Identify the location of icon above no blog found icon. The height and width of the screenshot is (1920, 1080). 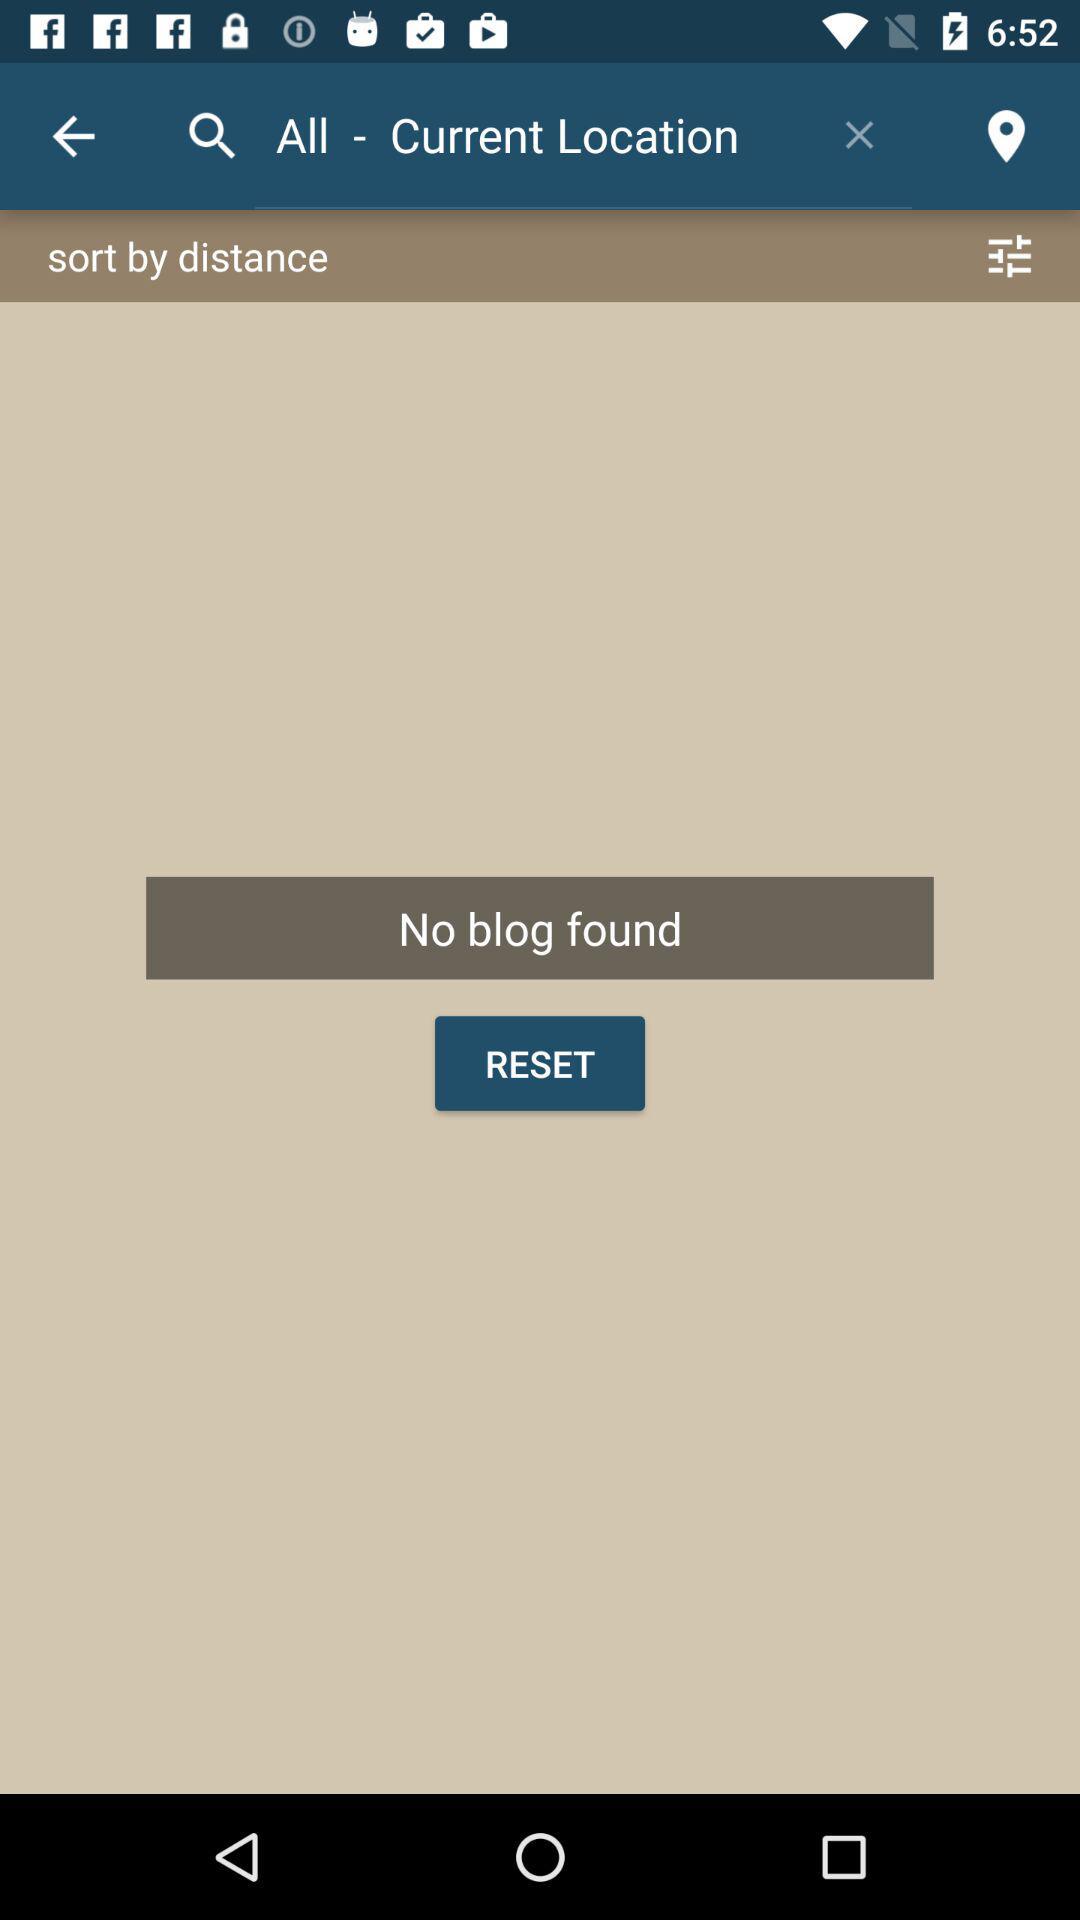
(540, 255).